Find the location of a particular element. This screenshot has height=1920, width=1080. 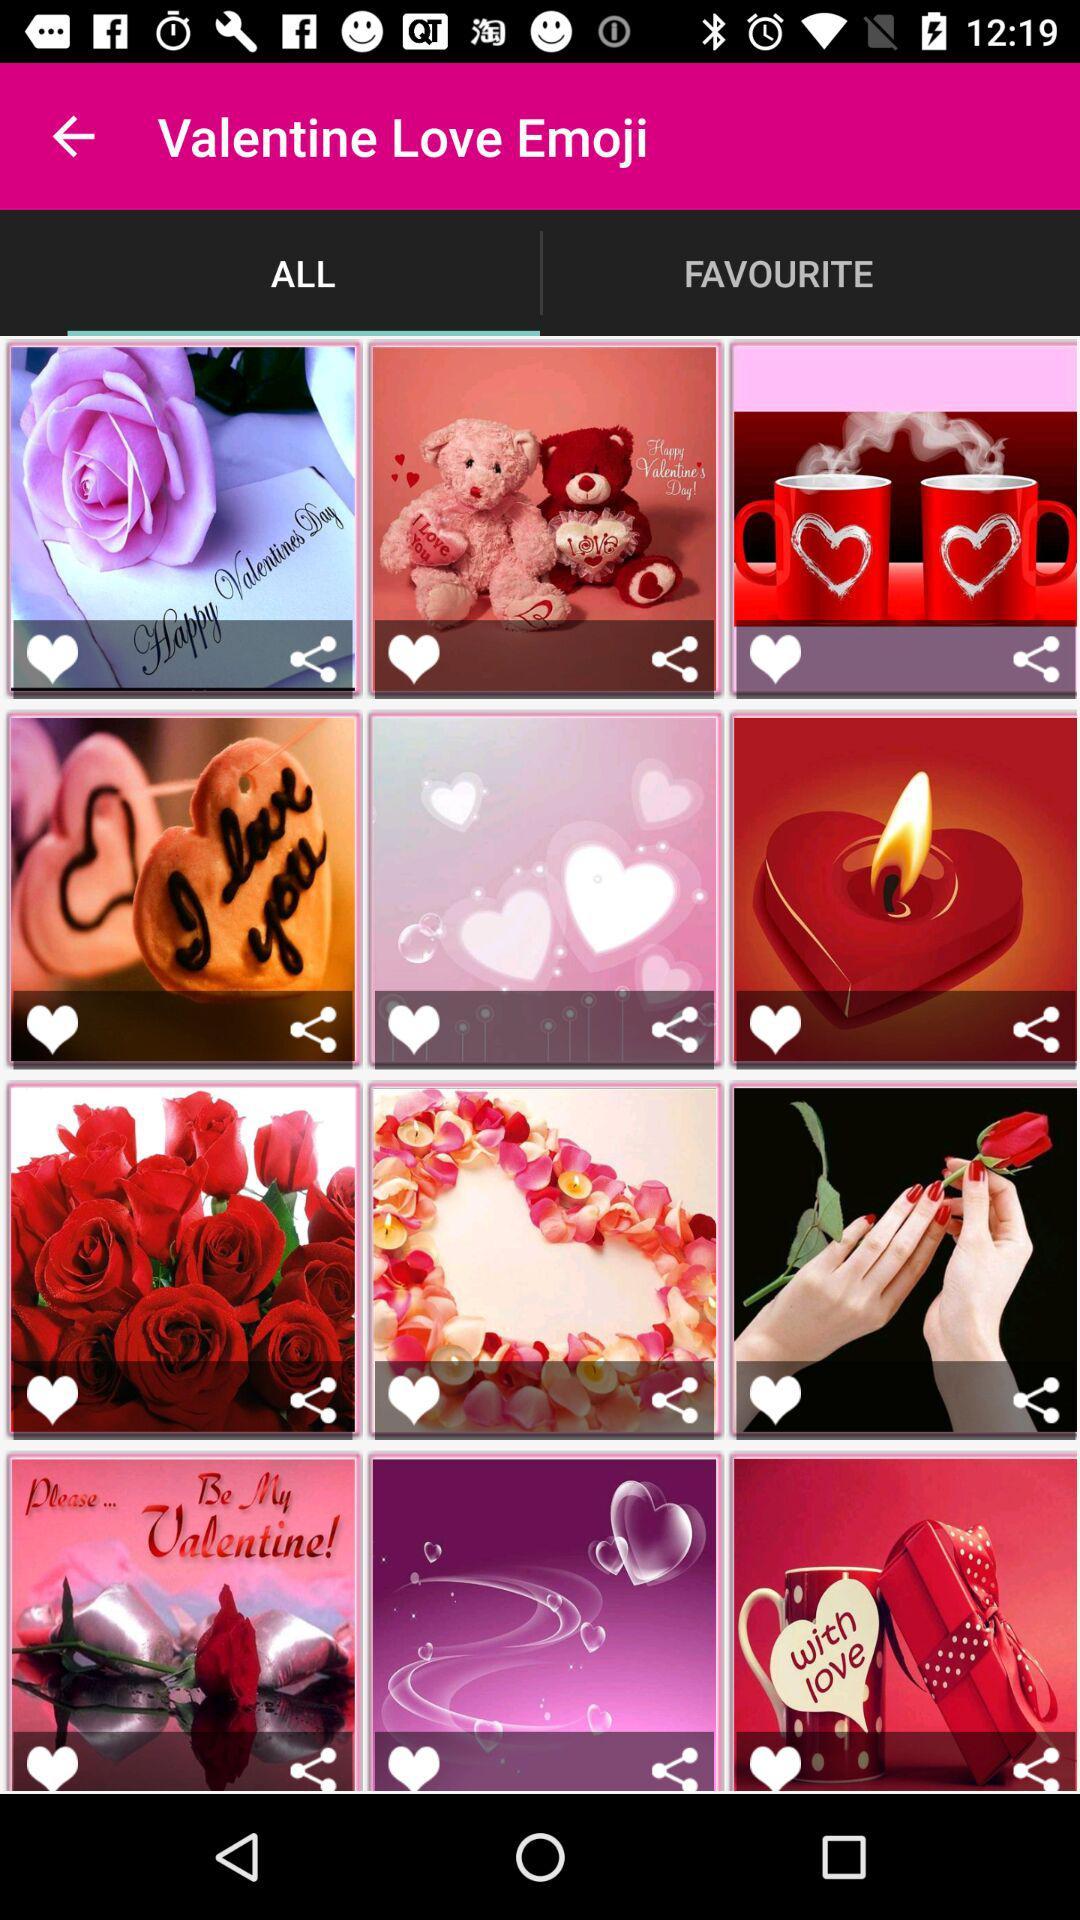

share the emoji or sticker is located at coordinates (1035, 1399).